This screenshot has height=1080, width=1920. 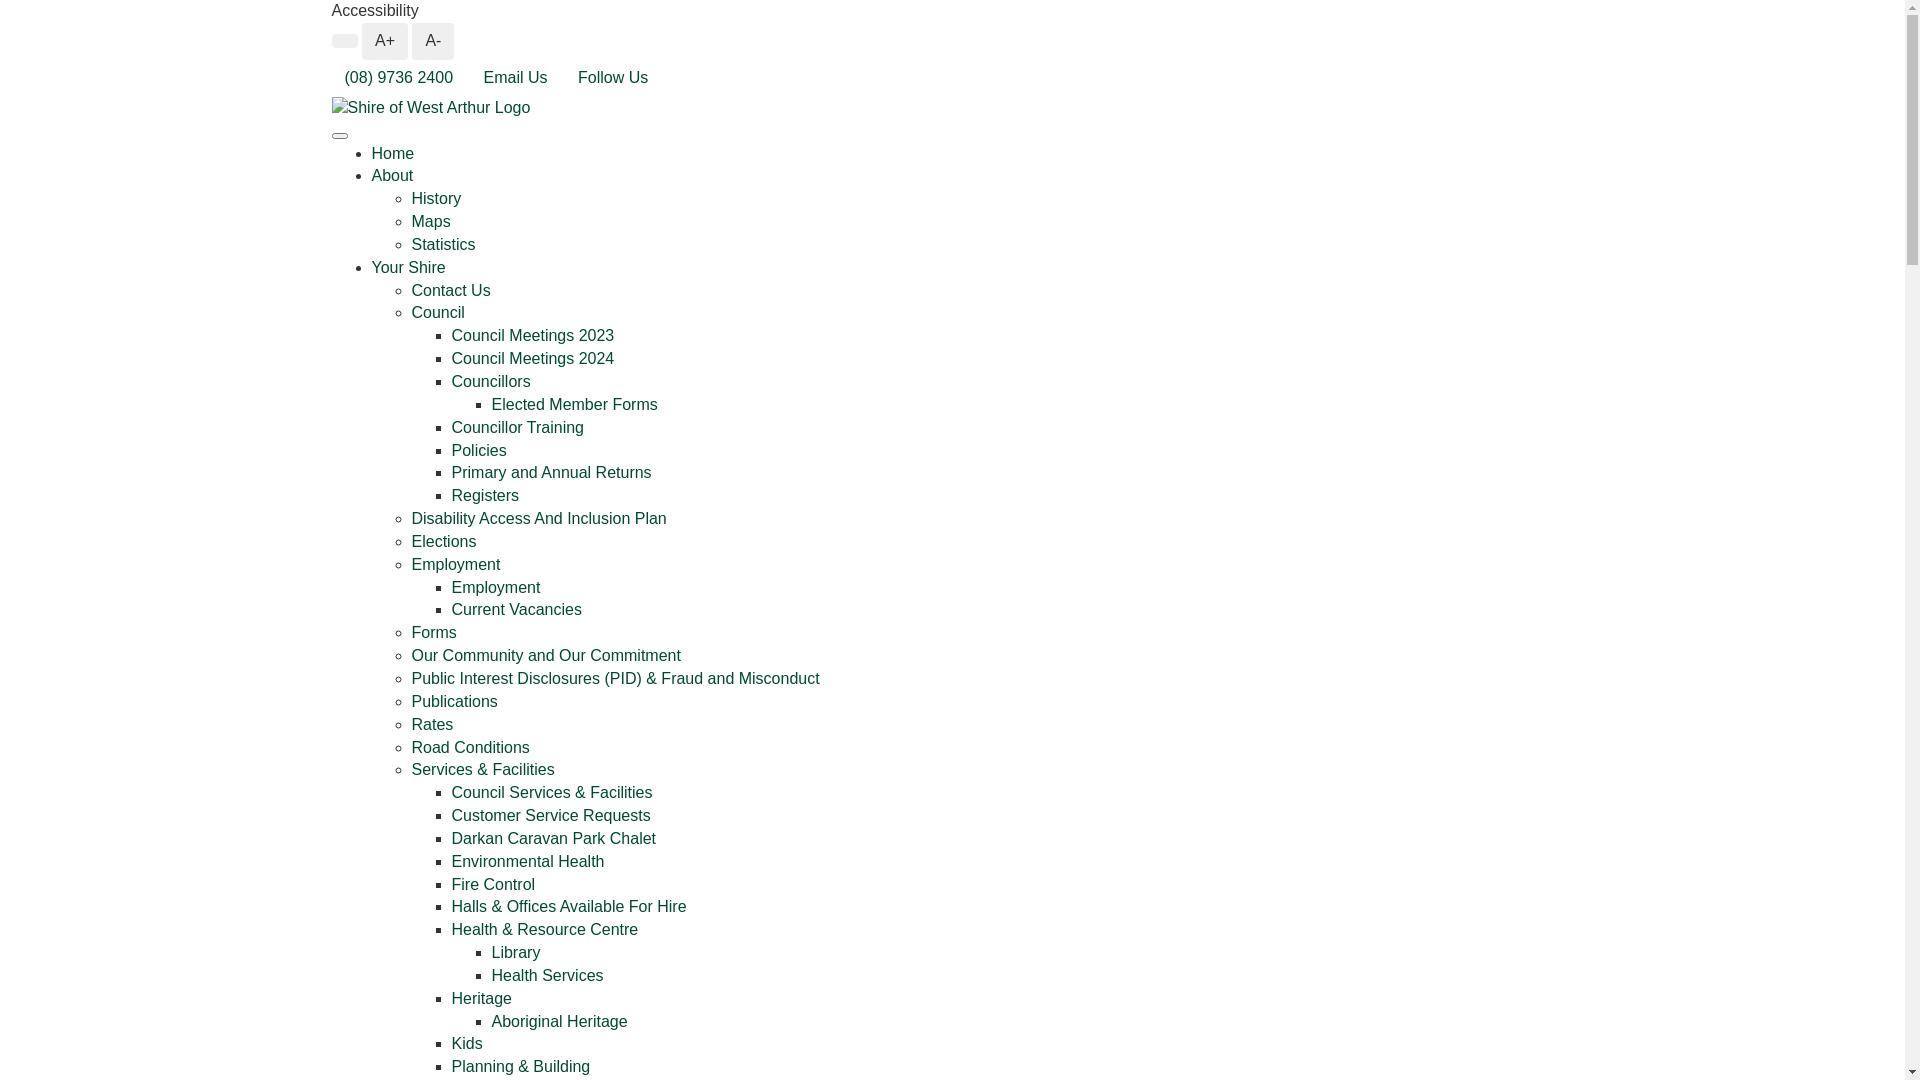 What do you see at coordinates (411, 724) in the screenshot?
I see `'Rates'` at bounding box center [411, 724].